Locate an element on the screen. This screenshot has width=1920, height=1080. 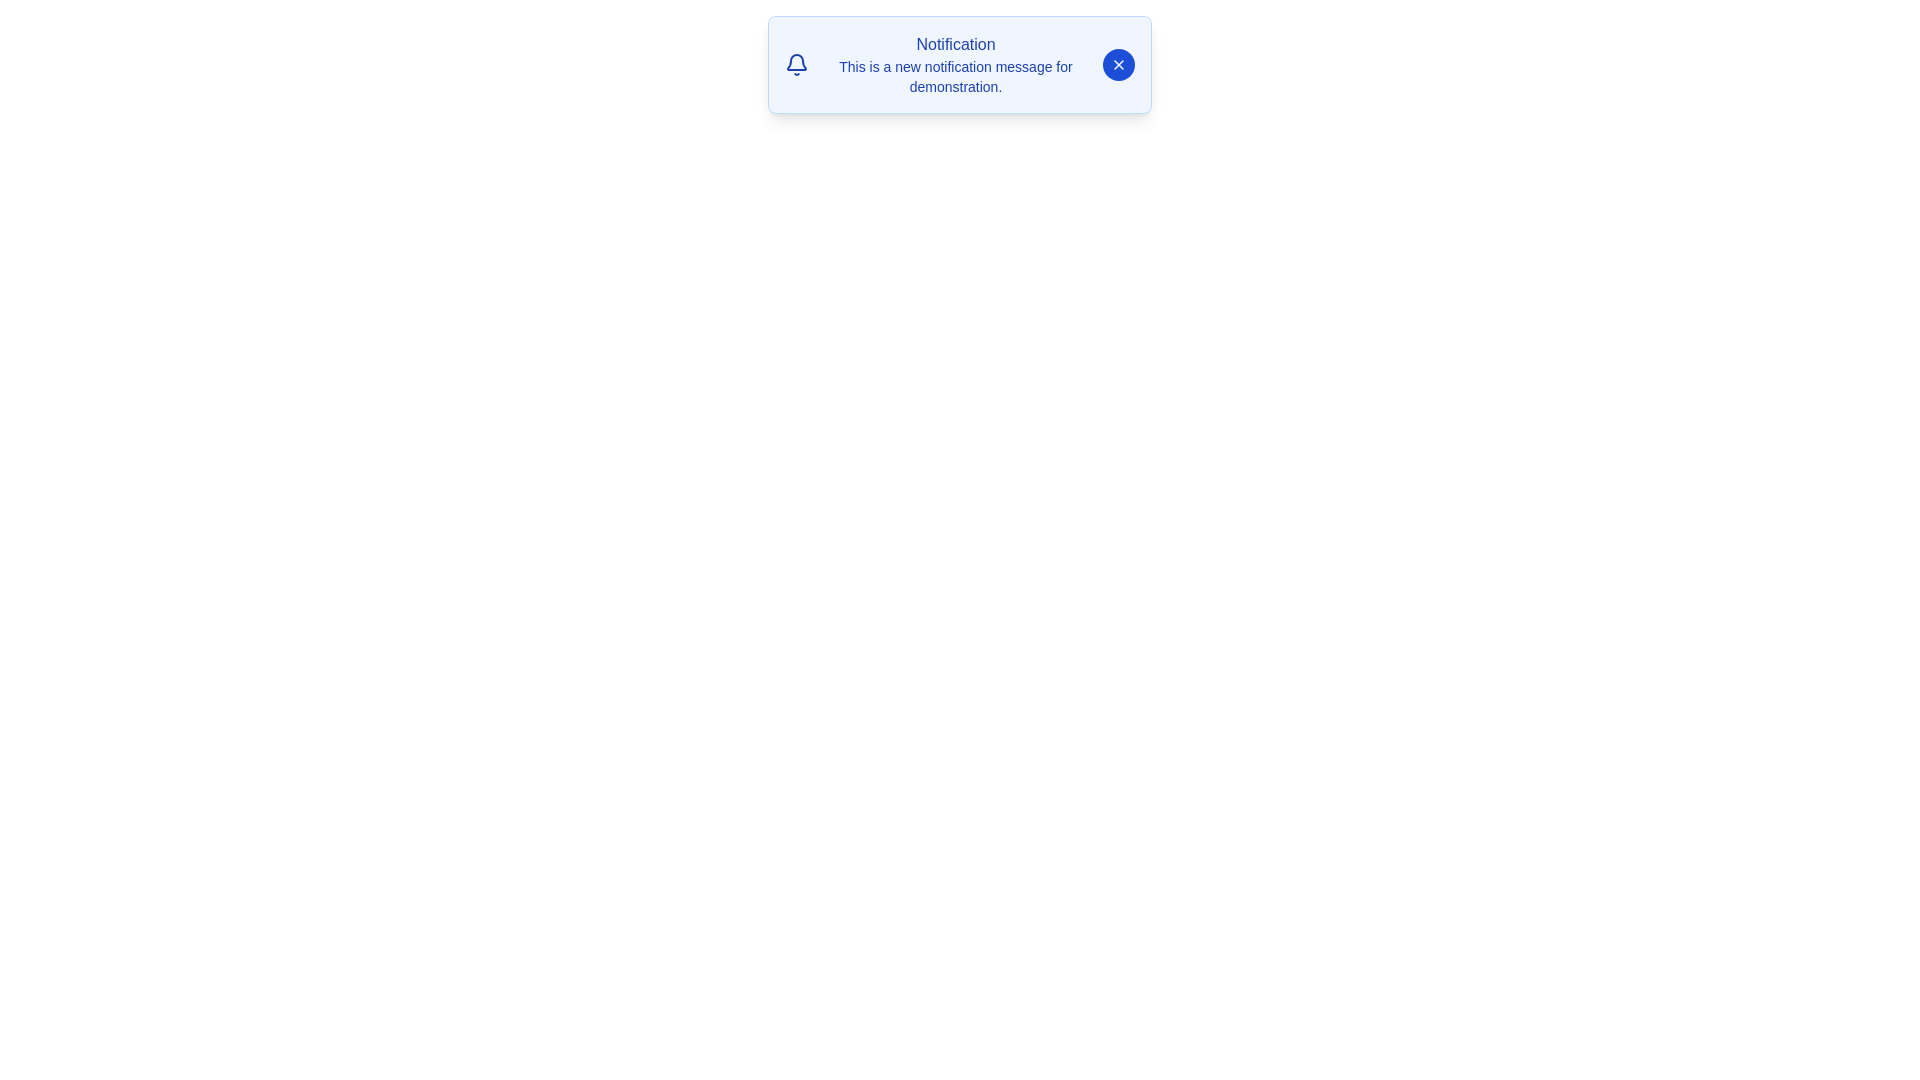
the bell-shaped icon with a blue outline located to the left of the 'Notification' text block is located at coordinates (795, 64).